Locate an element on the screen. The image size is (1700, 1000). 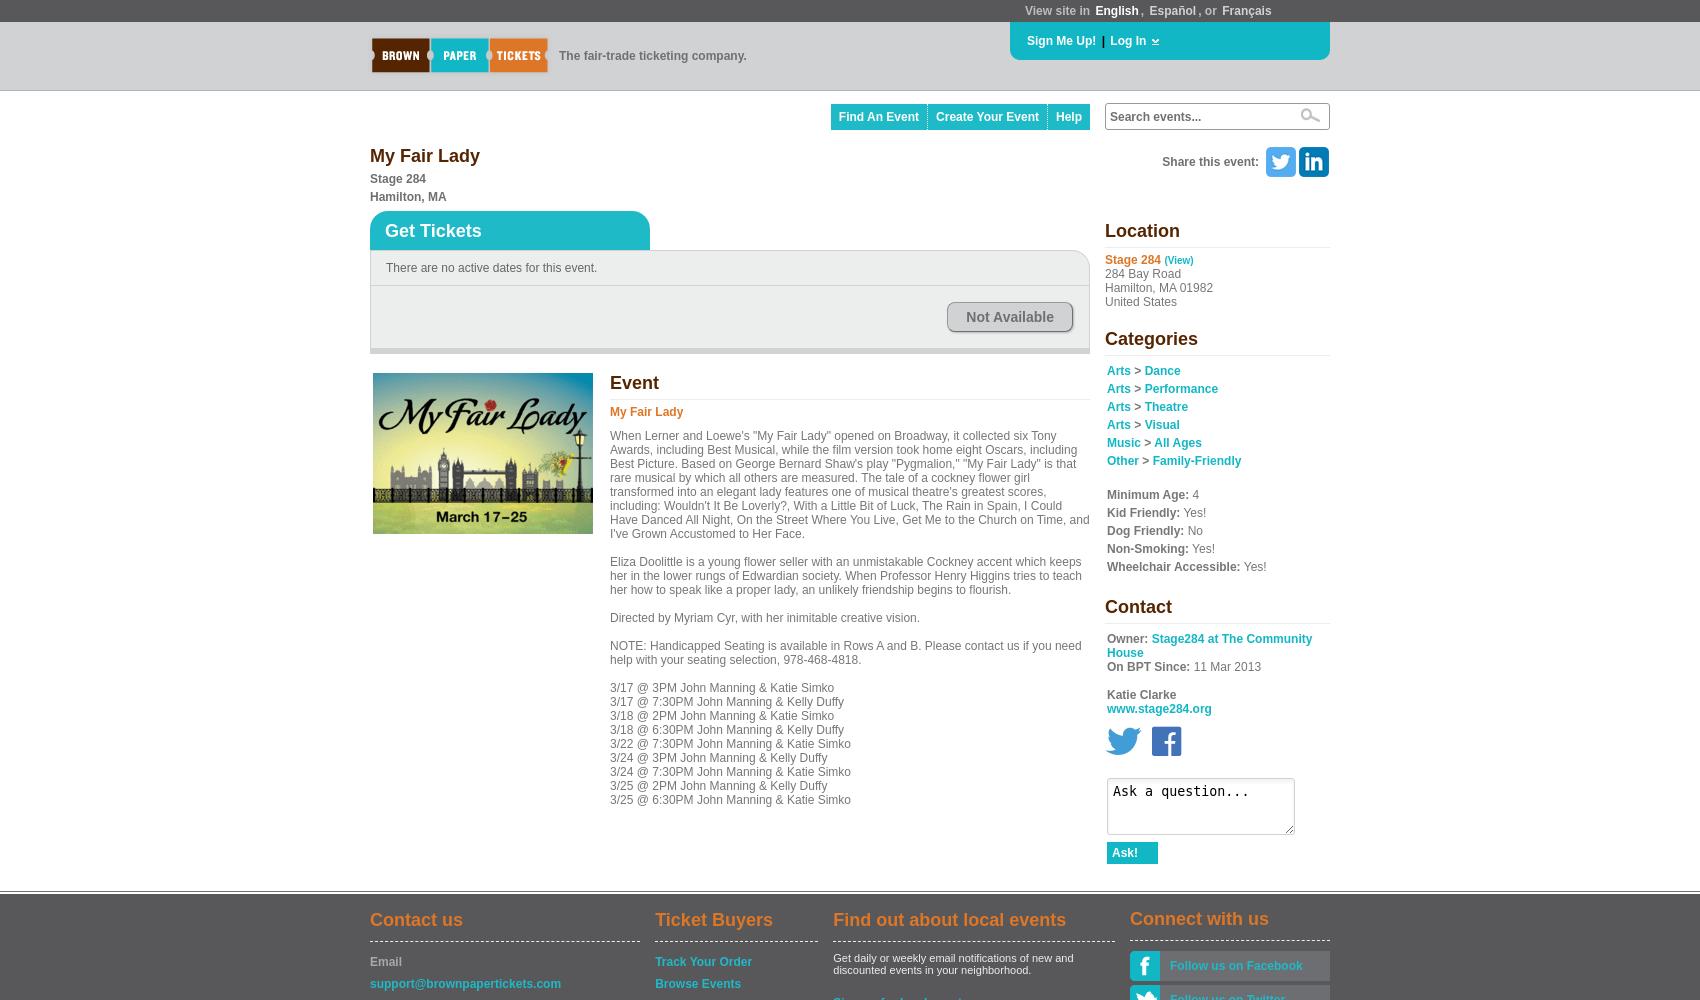
'www.stage284.org' is located at coordinates (1159, 708).